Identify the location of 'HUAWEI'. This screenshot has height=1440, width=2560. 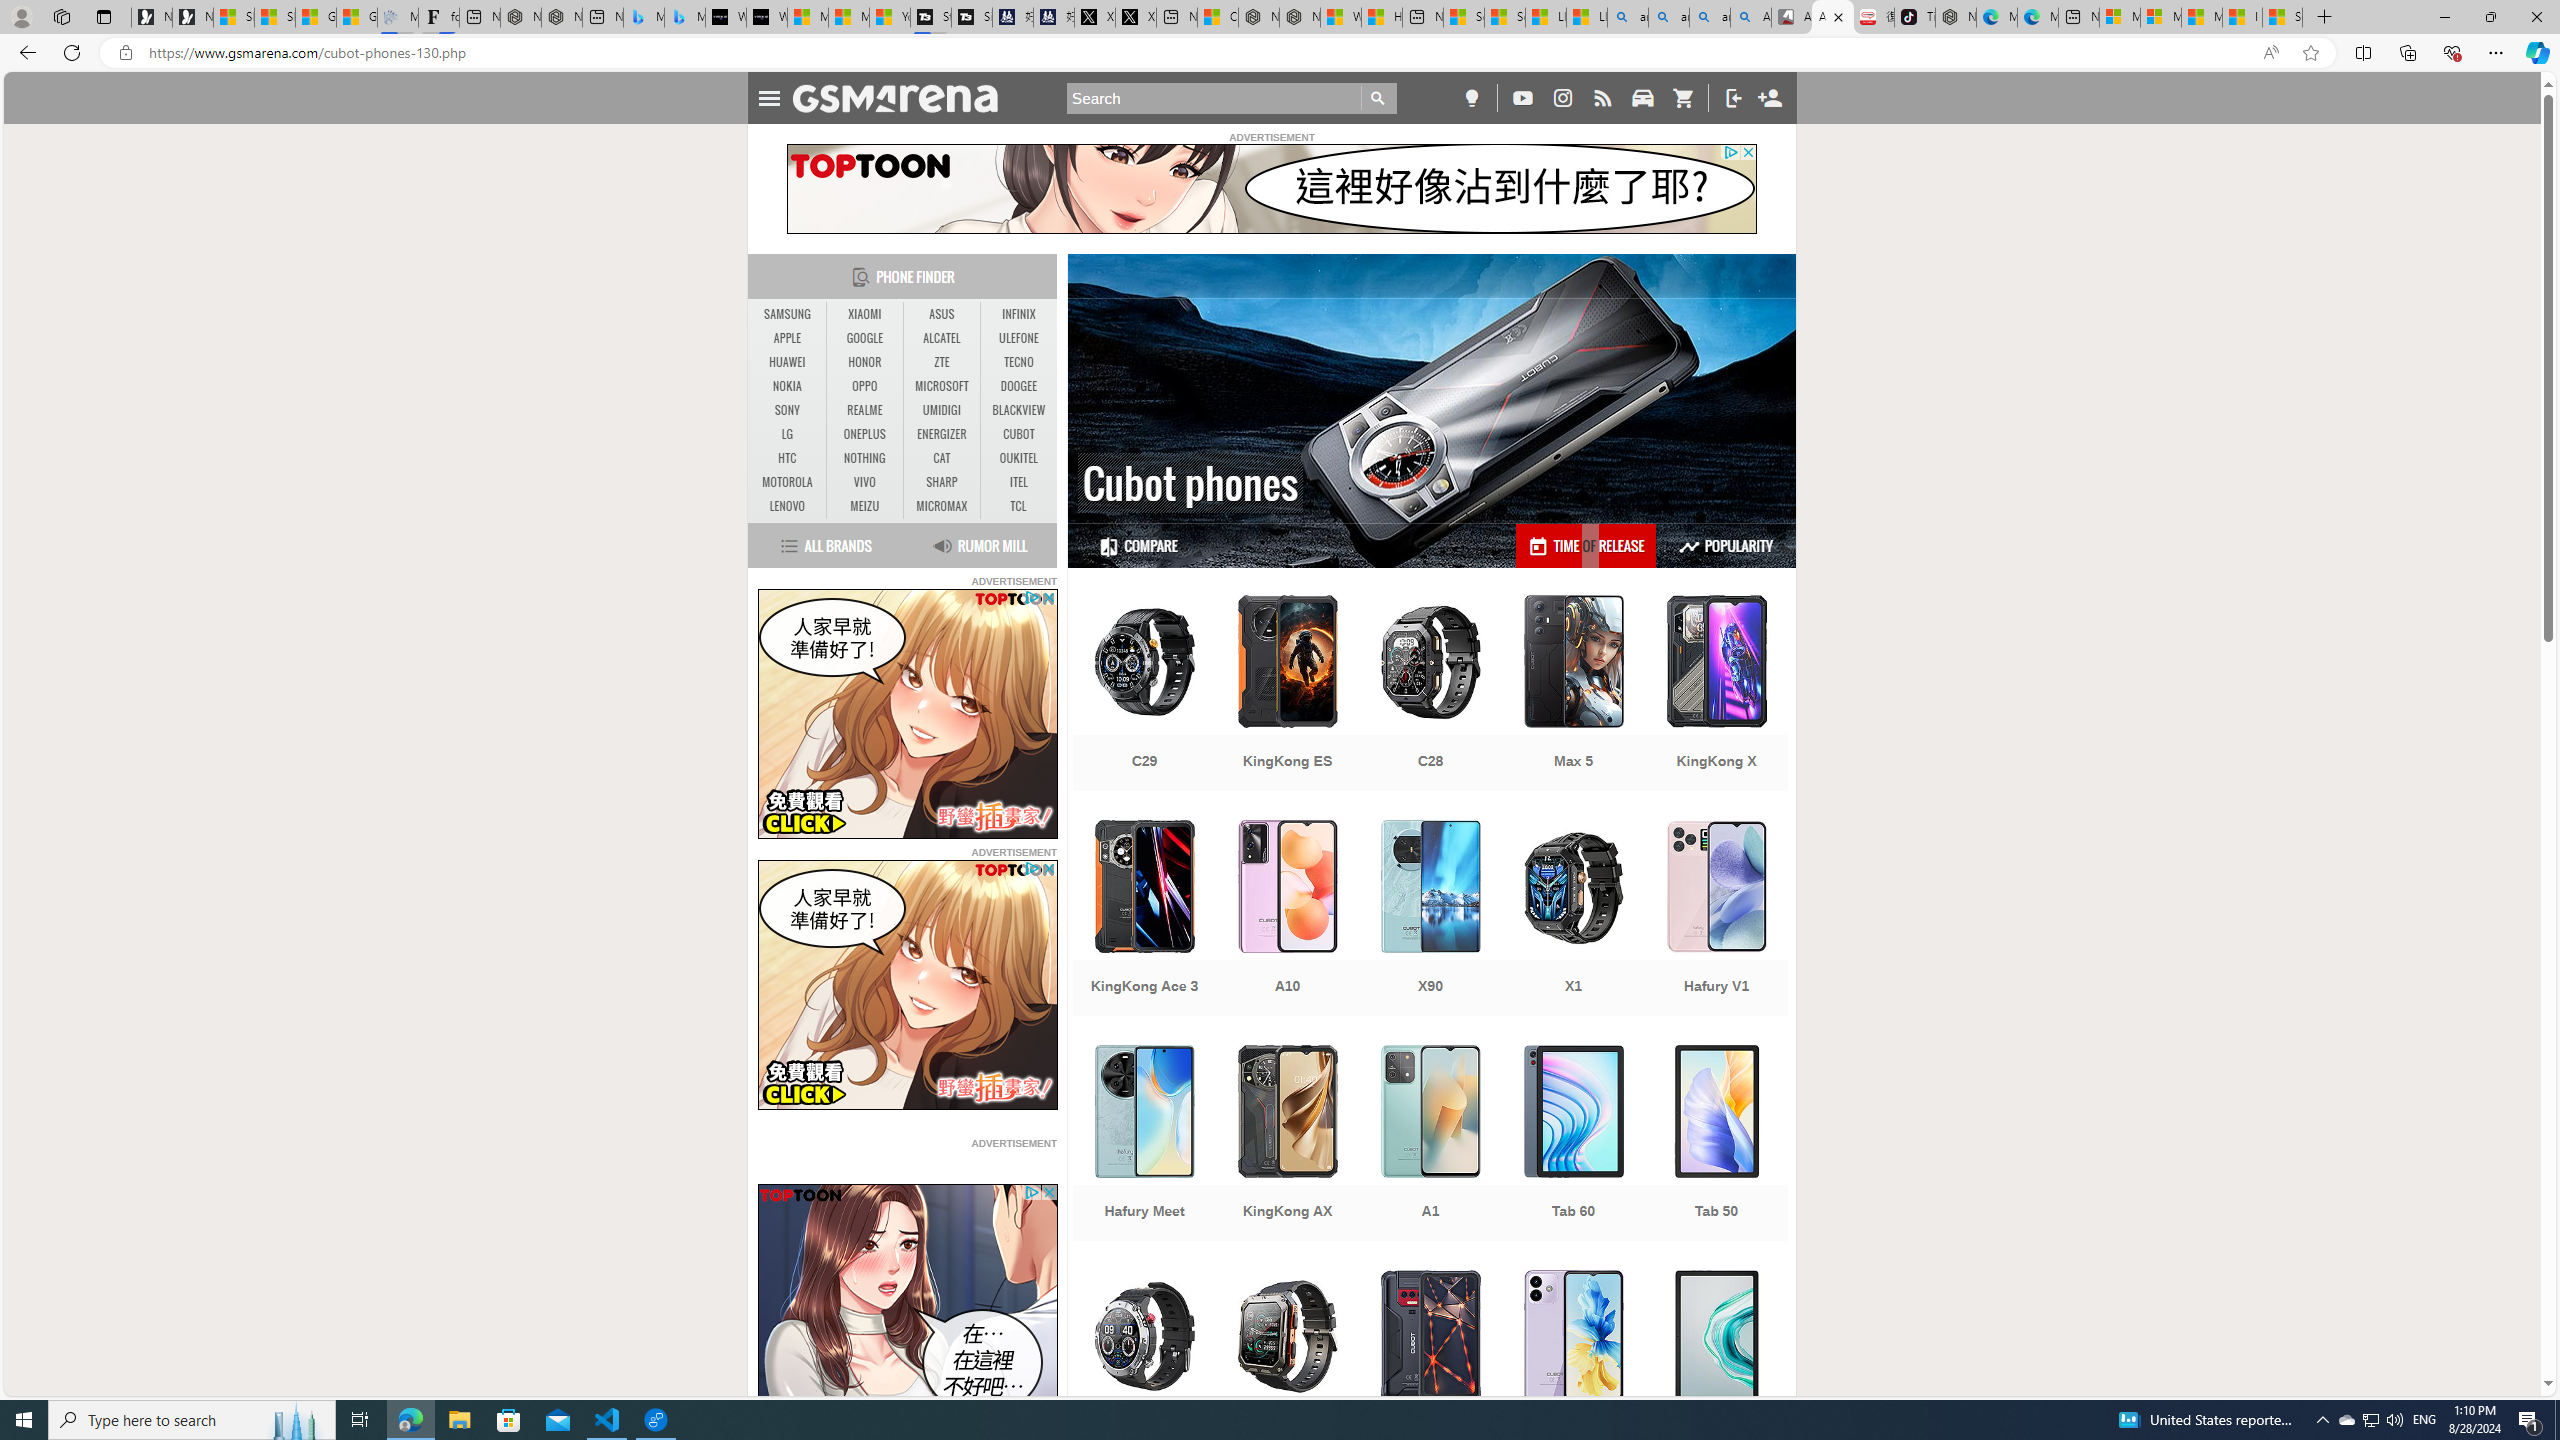
(787, 361).